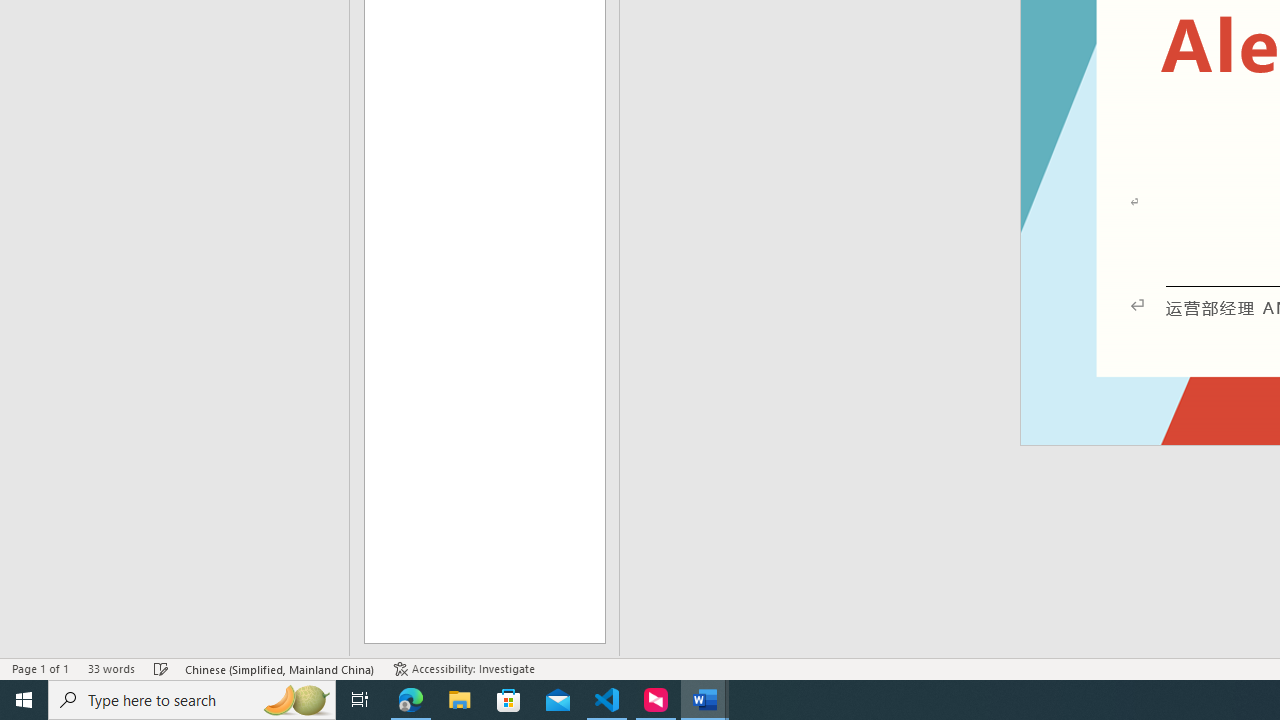 This screenshot has height=720, width=1280. I want to click on 'Page Number Page 1 of 1', so click(40, 669).